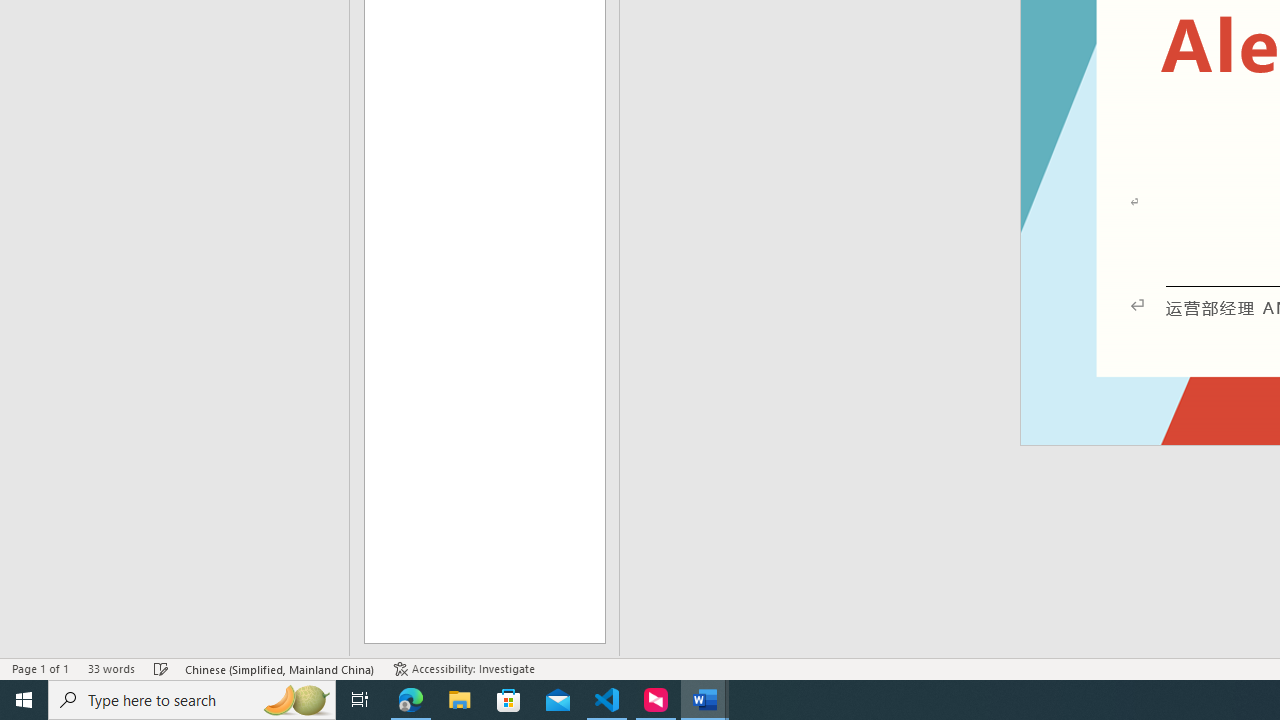 This screenshot has height=720, width=1280. I want to click on 'Page Number Page 1 of 1', so click(40, 669).